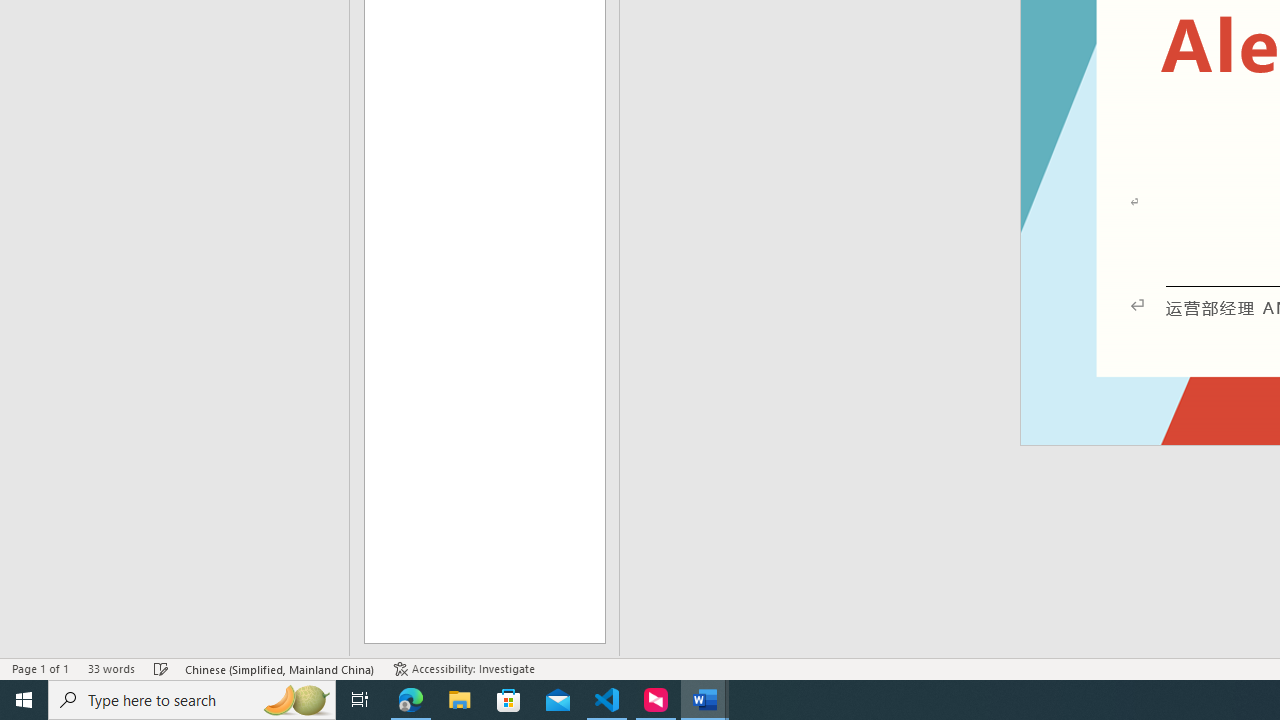 This screenshot has height=720, width=1280. I want to click on 'Page Number Page 1 of 1', so click(40, 669).